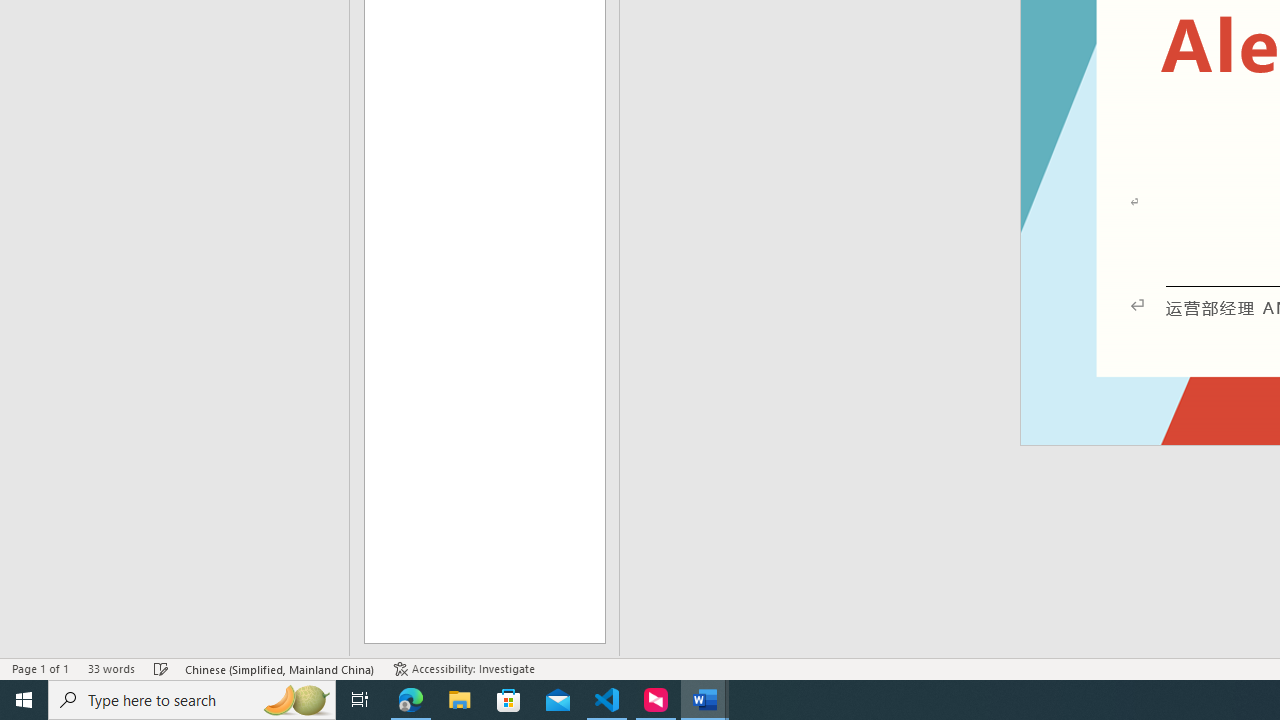 This screenshot has height=720, width=1280. I want to click on 'Page Number Page 1 of 1', so click(40, 669).